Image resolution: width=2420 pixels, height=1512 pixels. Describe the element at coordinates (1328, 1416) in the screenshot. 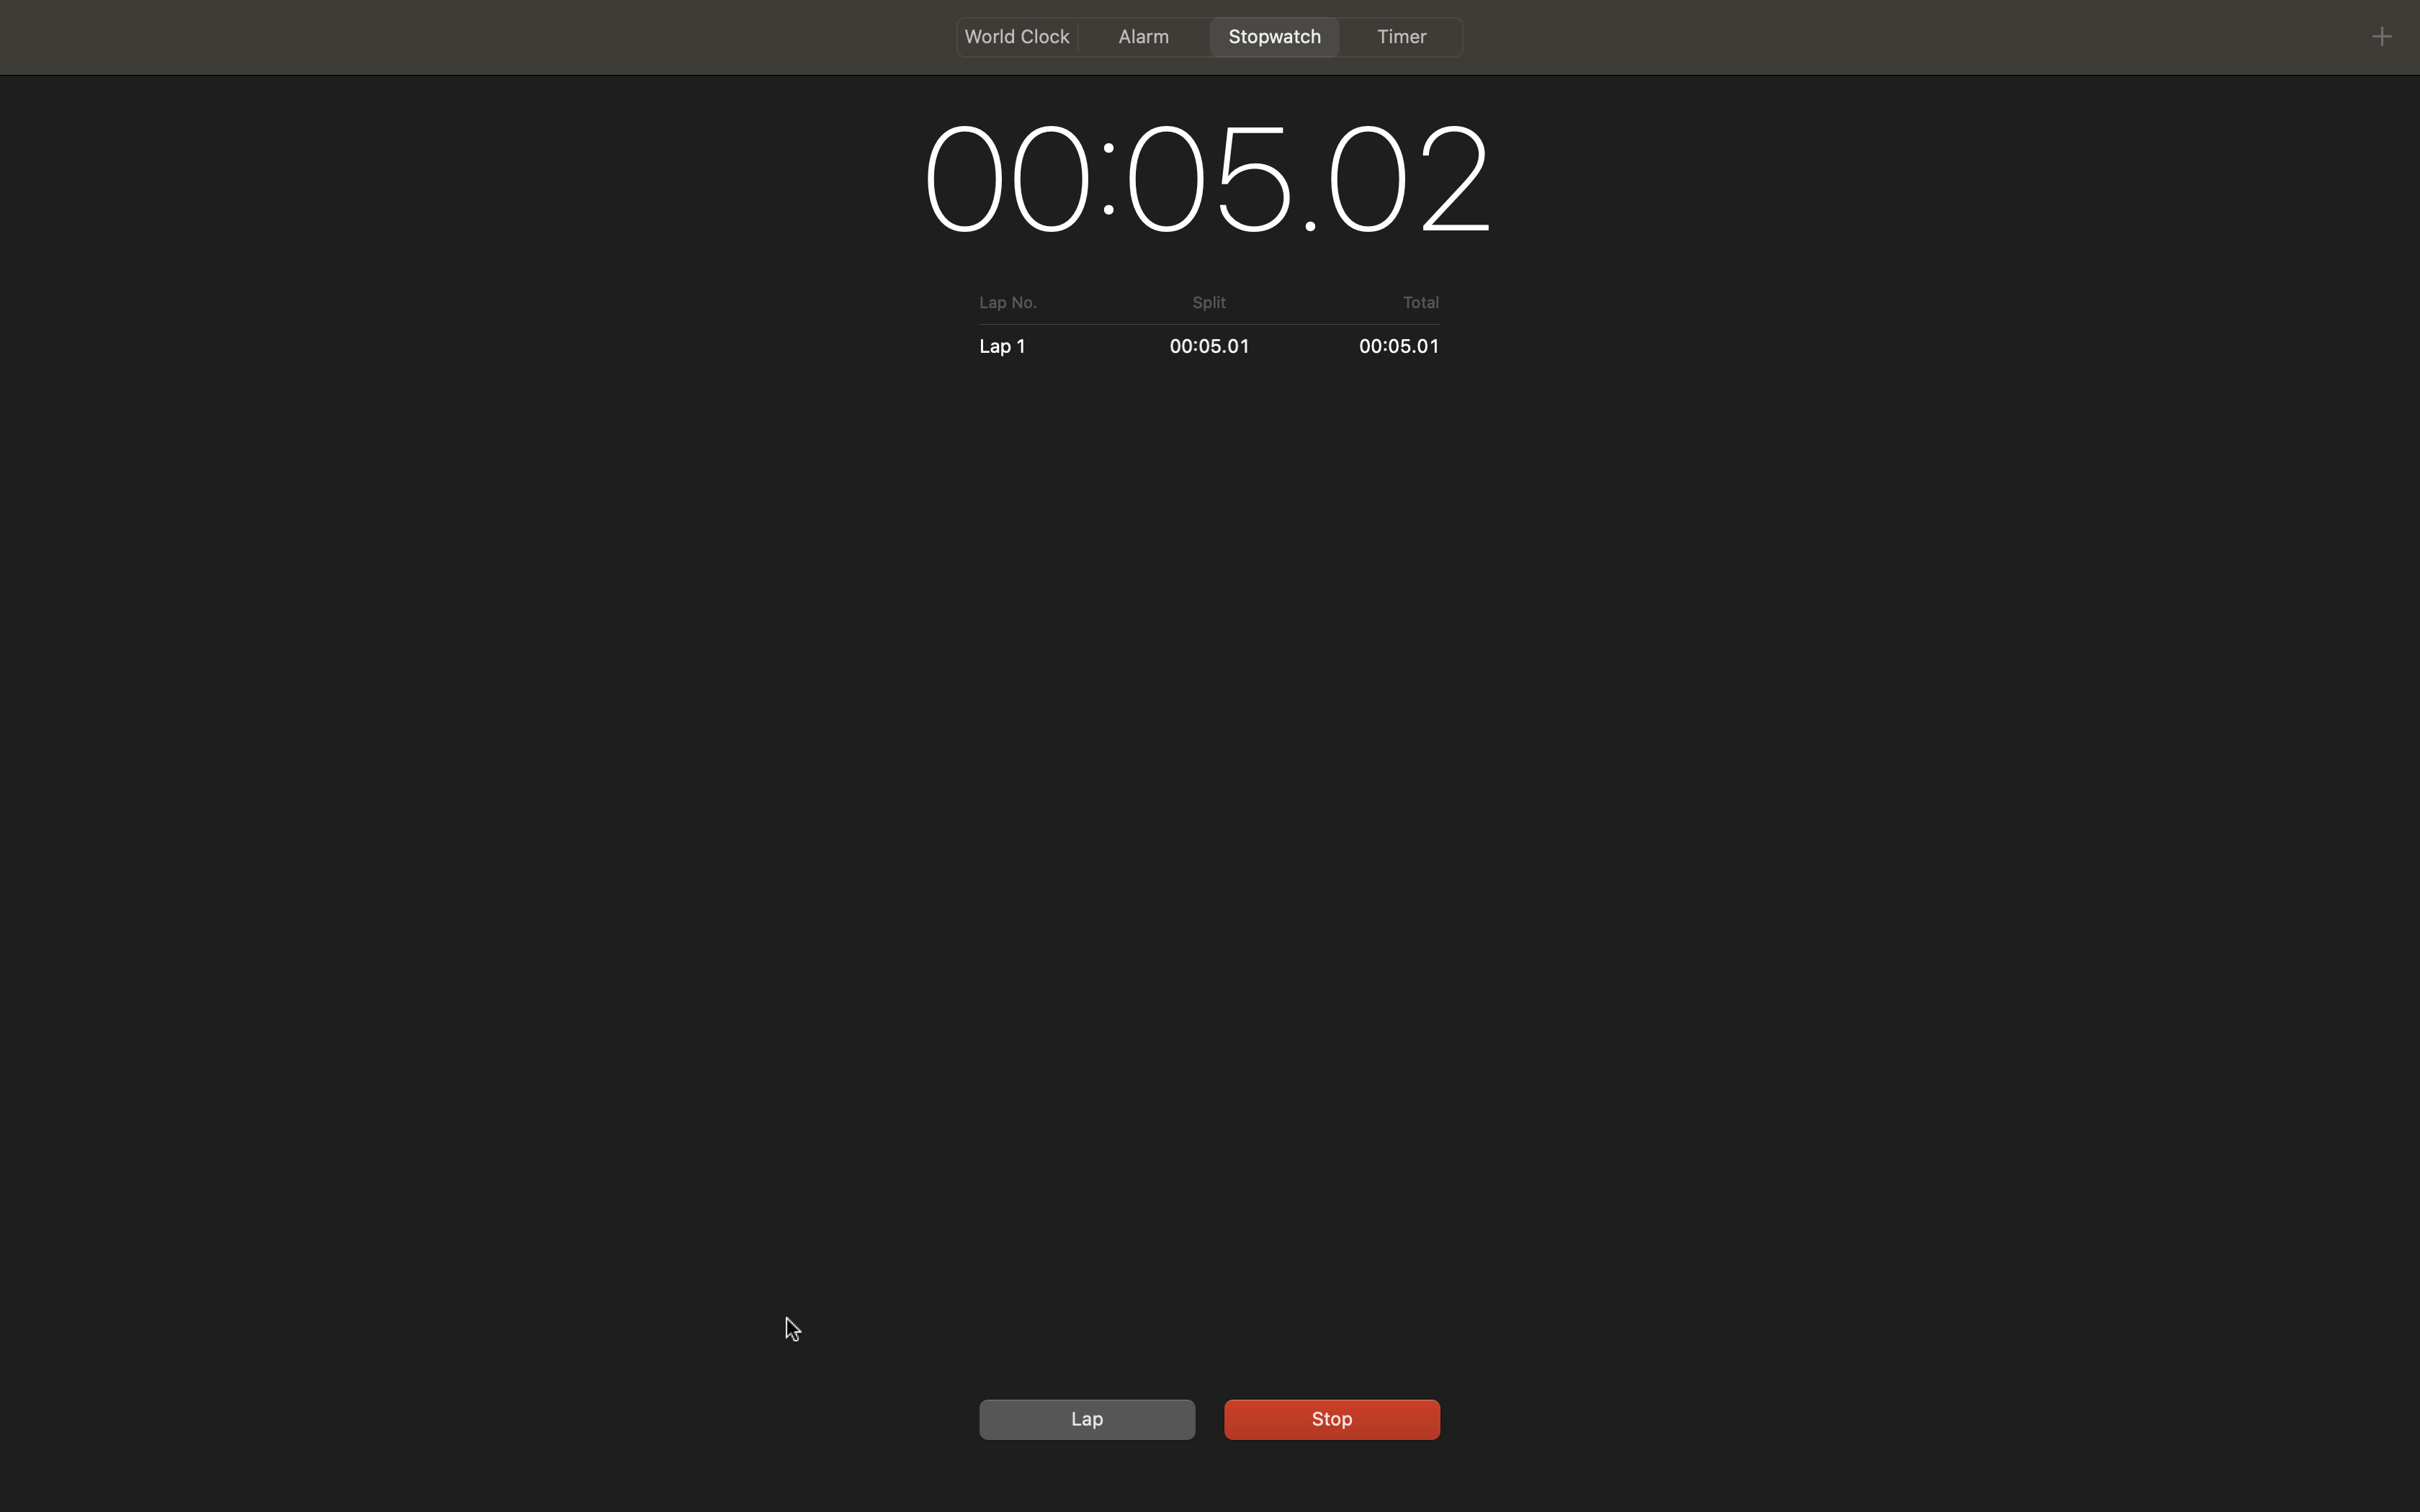

I see `Proceed with the stopwatch and subsequently mark a lap` at that location.